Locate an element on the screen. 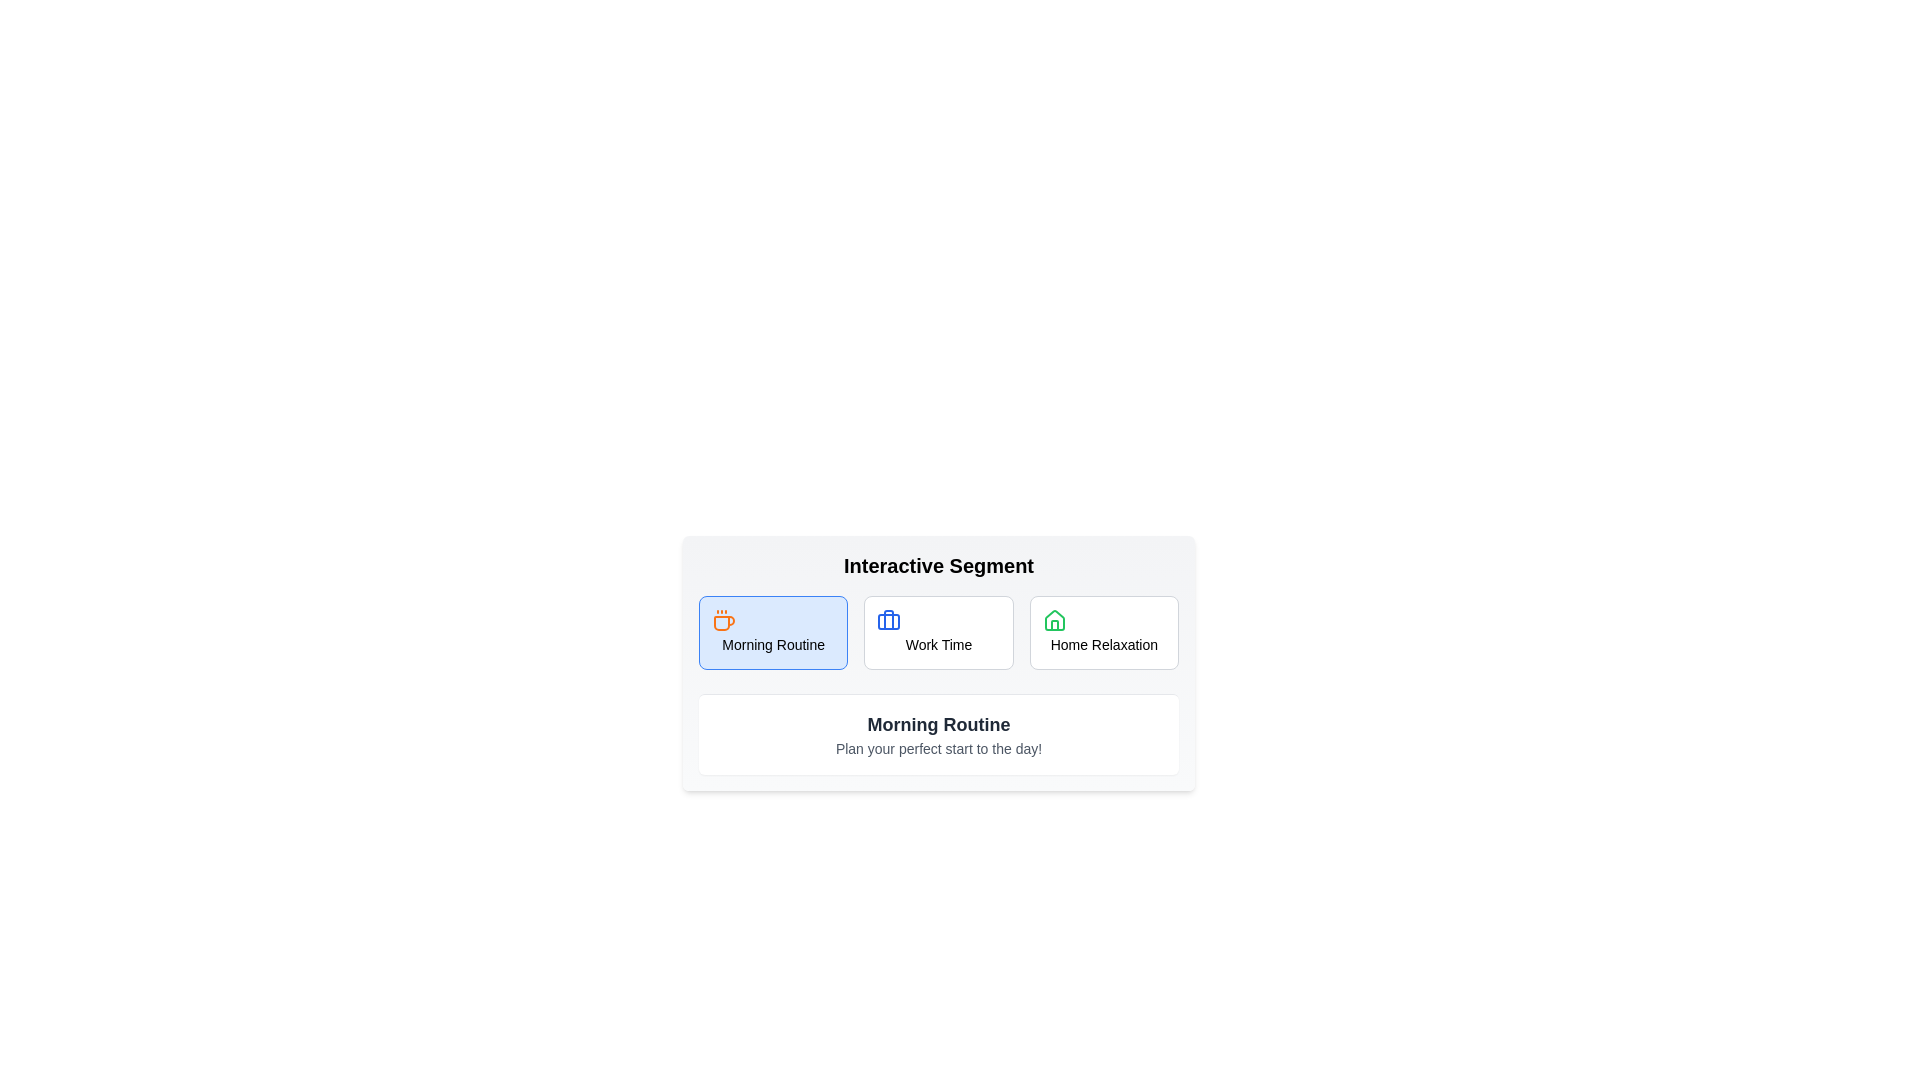 Image resolution: width=1920 pixels, height=1080 pixels. the 'Work Time' static text label, which is displayed in a small font size within a white background card, located below a briefcase icon is located at coordinates (938, 644).